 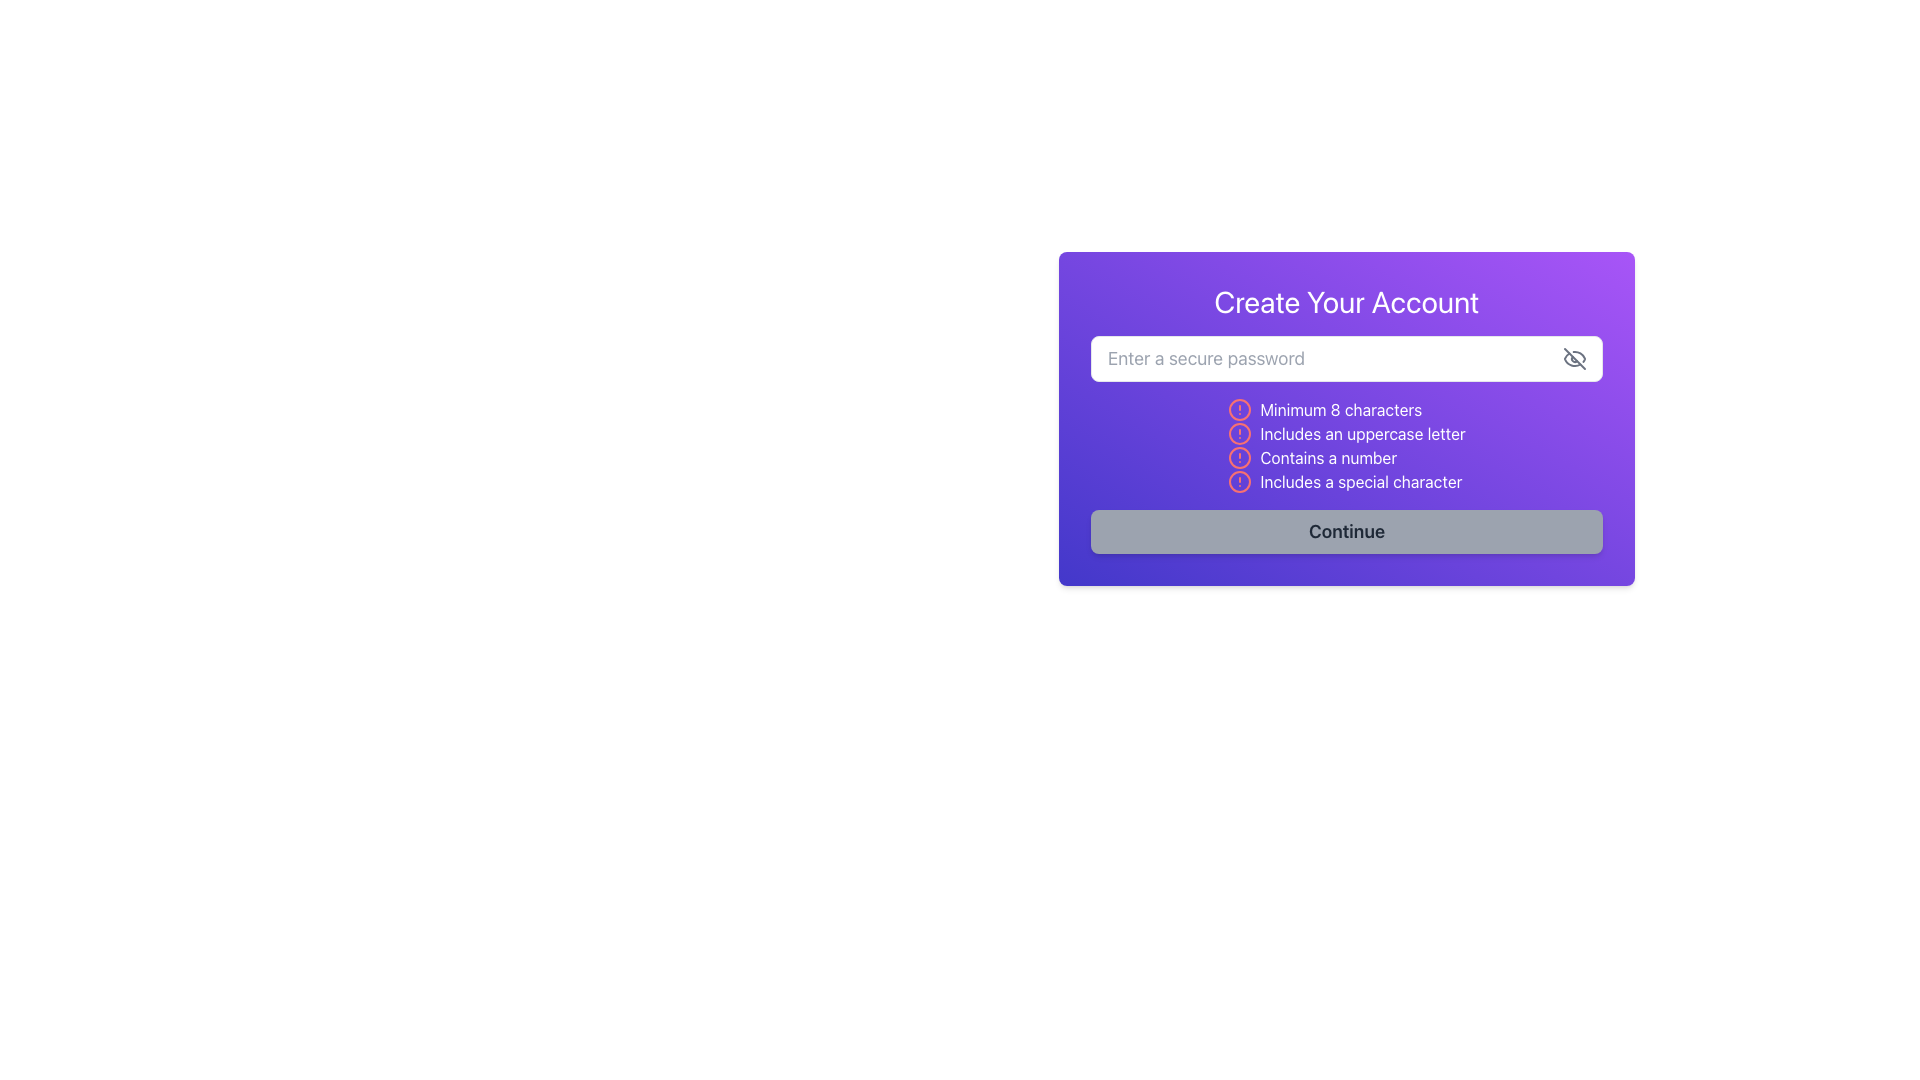 I want to click on the decorative SVG circle icon that represents the visual signal for the password rule related to special characters, located in the fourth requirement row under the password rules, so click(x=1239, y=482).